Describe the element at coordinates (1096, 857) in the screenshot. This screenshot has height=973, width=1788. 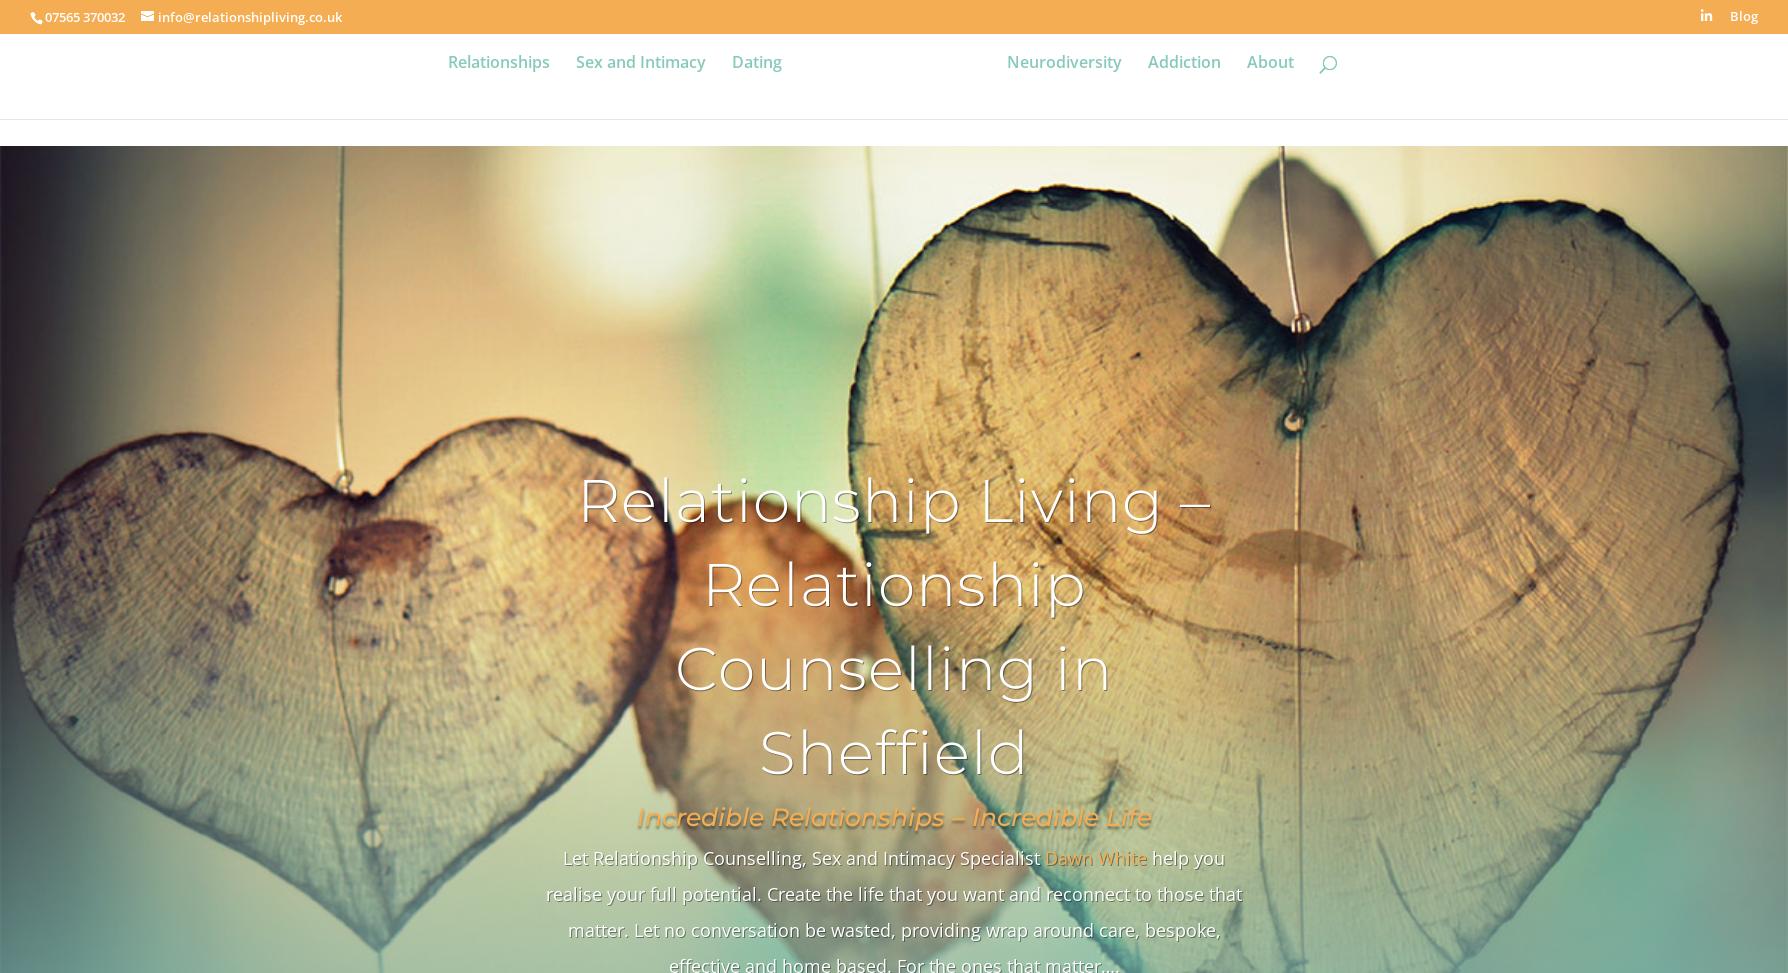
I see `'Dawn White'` at that location.